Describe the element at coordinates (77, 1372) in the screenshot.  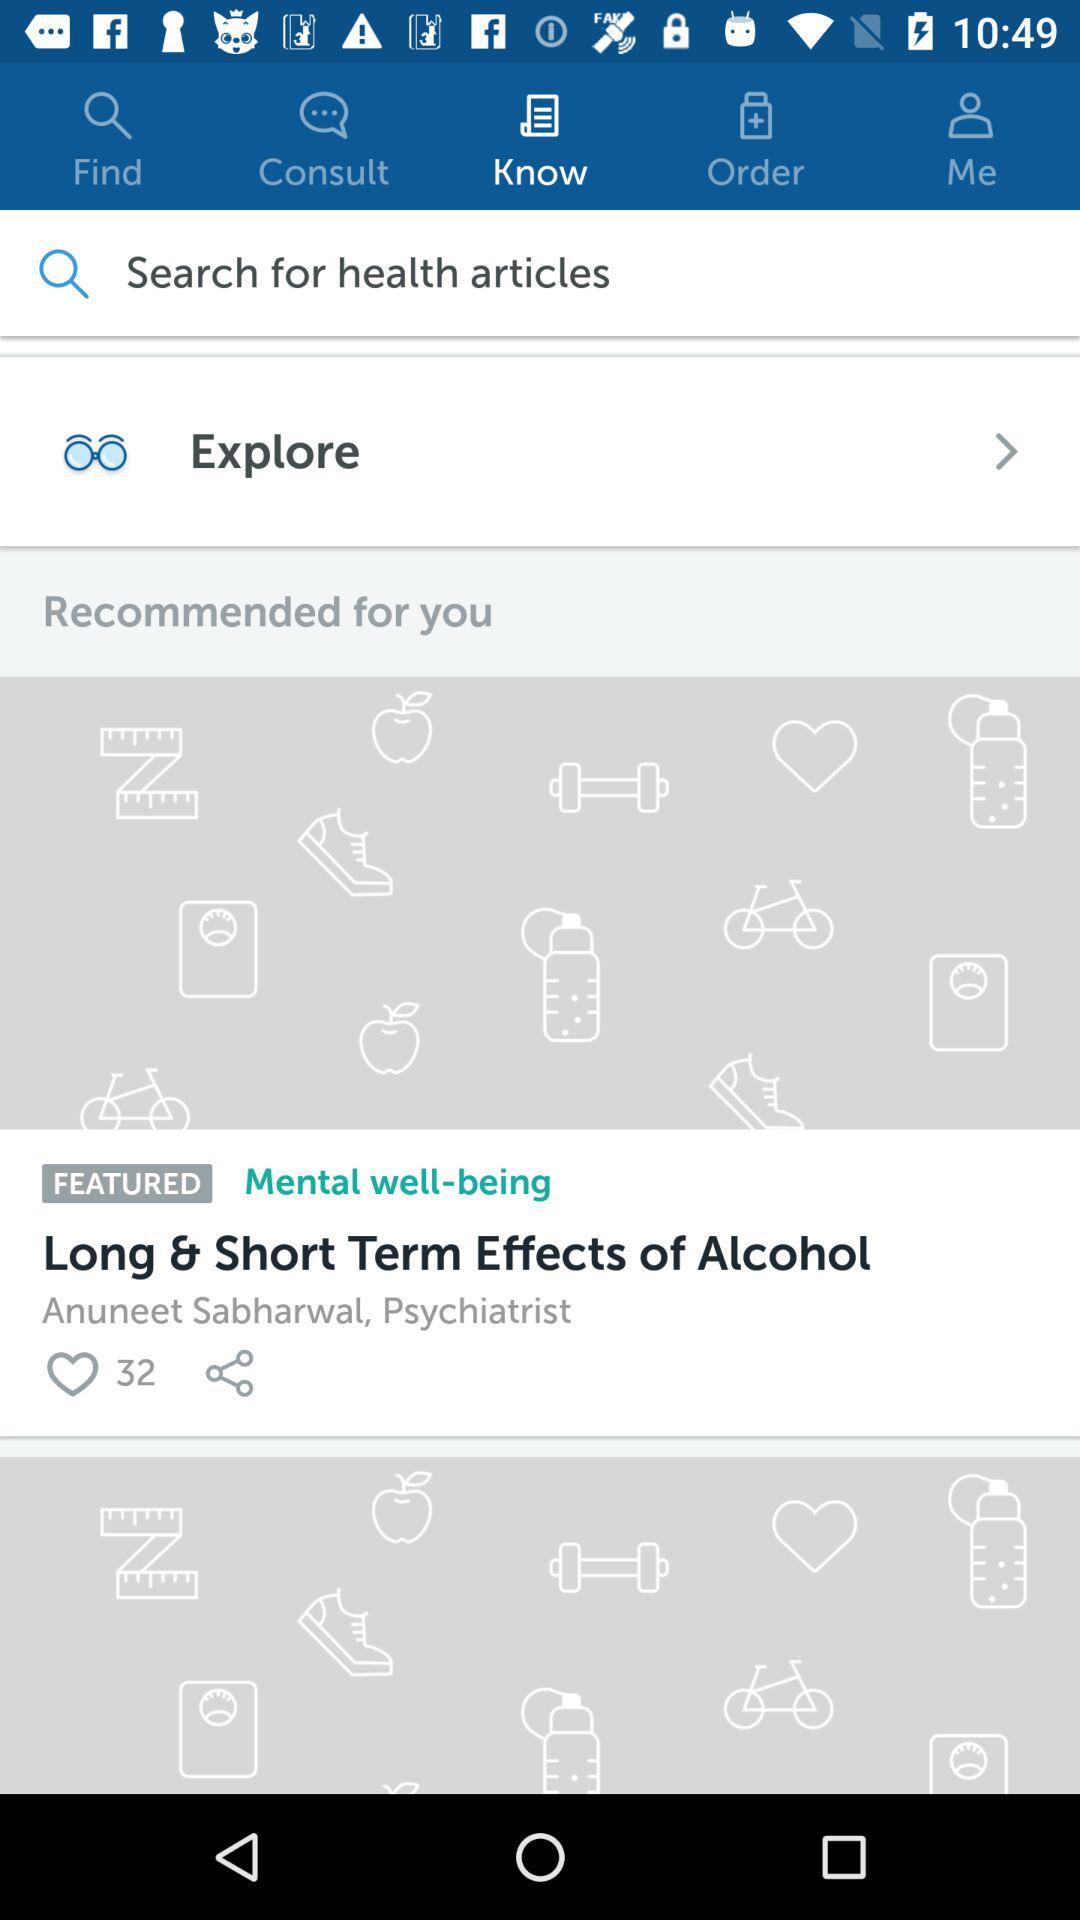
I see `loved the content` at that location.